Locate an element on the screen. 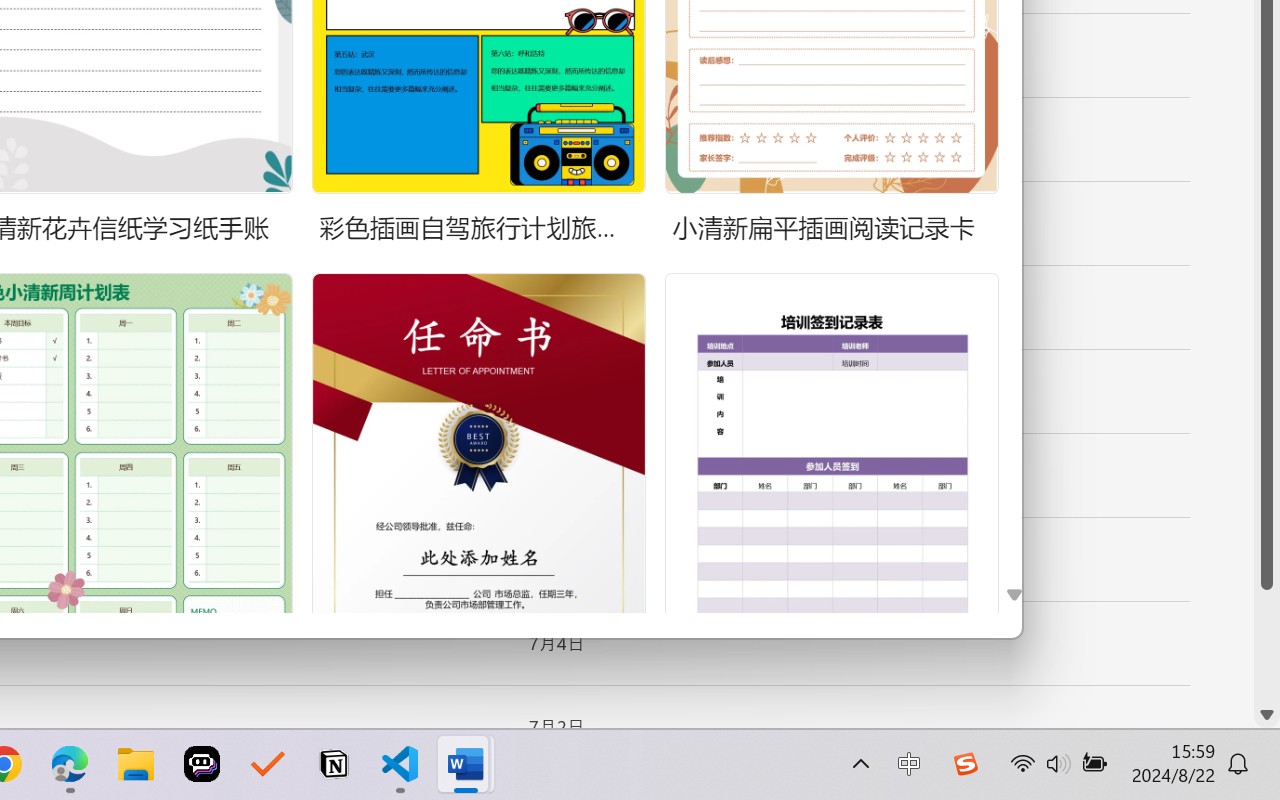  'Notion' is located at coordinates (334, 764).